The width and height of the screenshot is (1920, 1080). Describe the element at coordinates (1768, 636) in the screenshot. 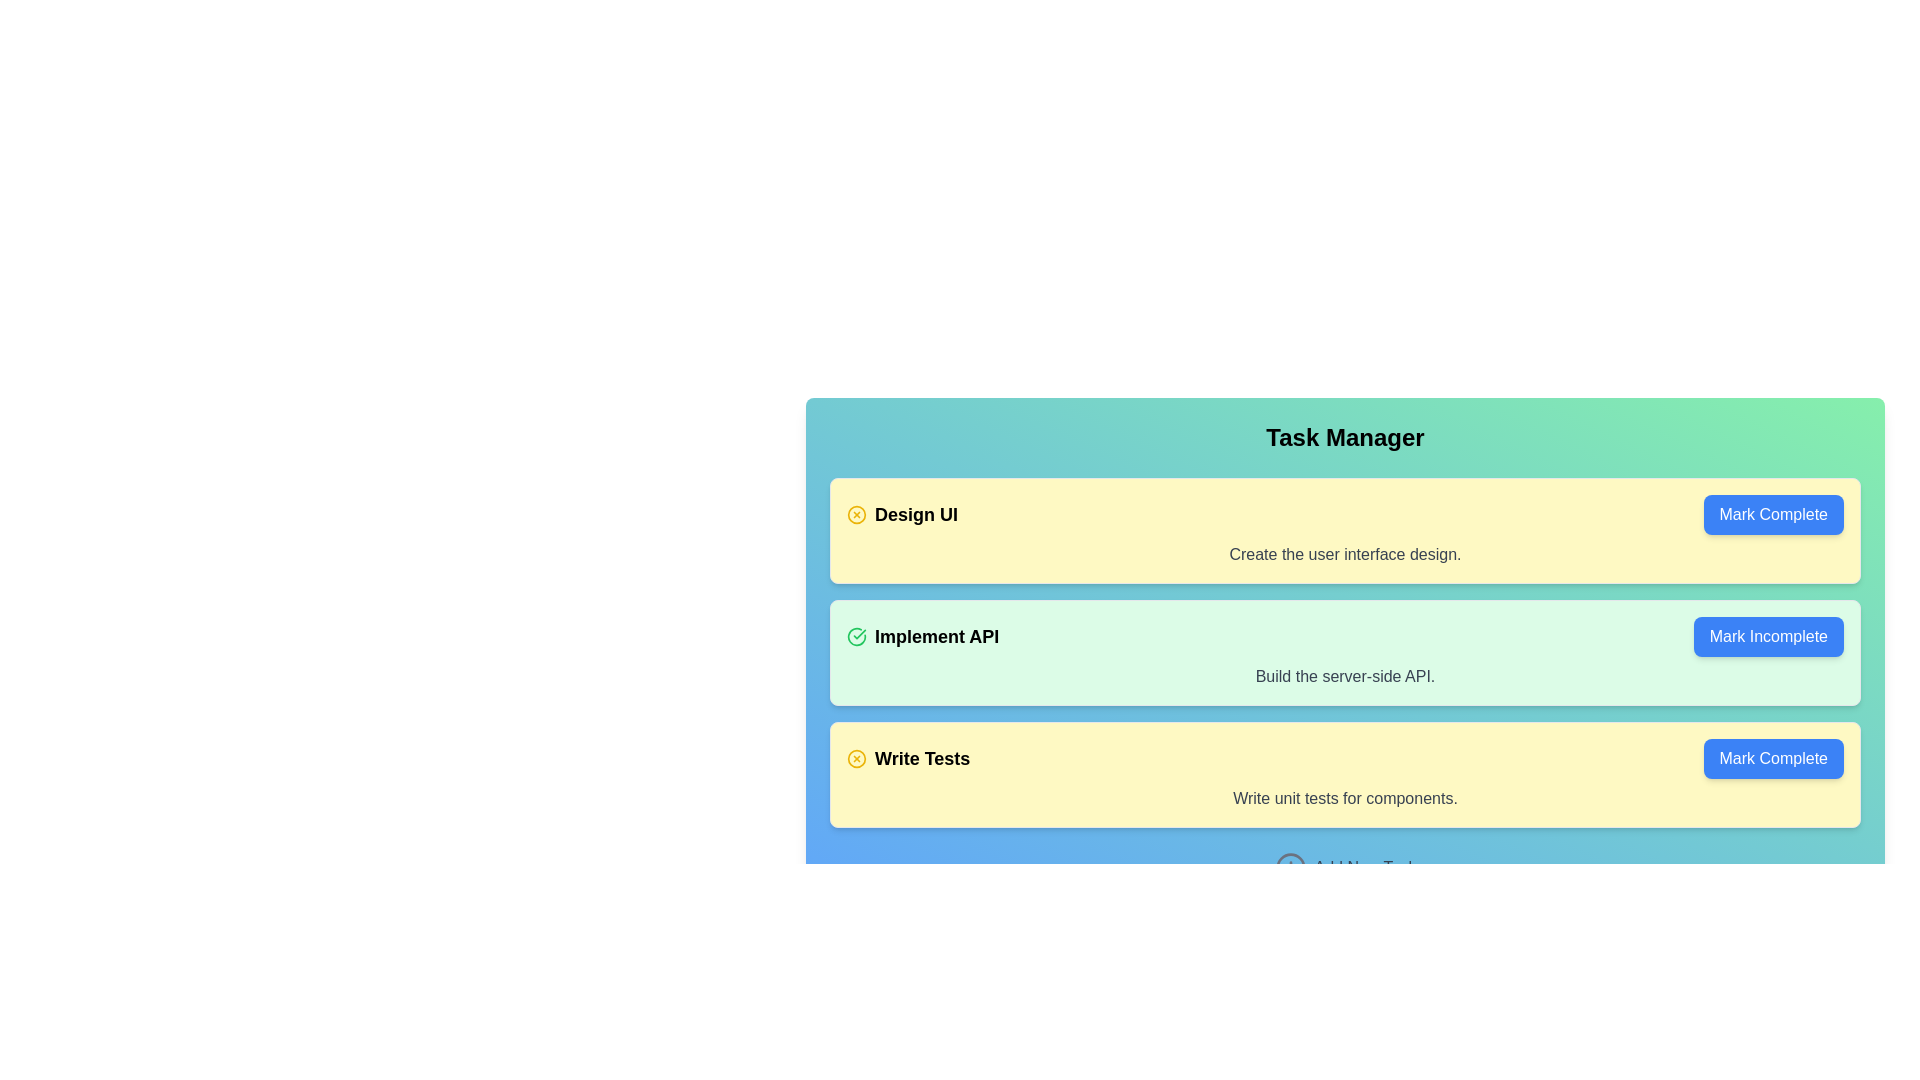

I see `the 'Mark Incomplete' button, which is a rectangular button with white font on a blue background, located in the row for the task 'Implement API'` at that location.